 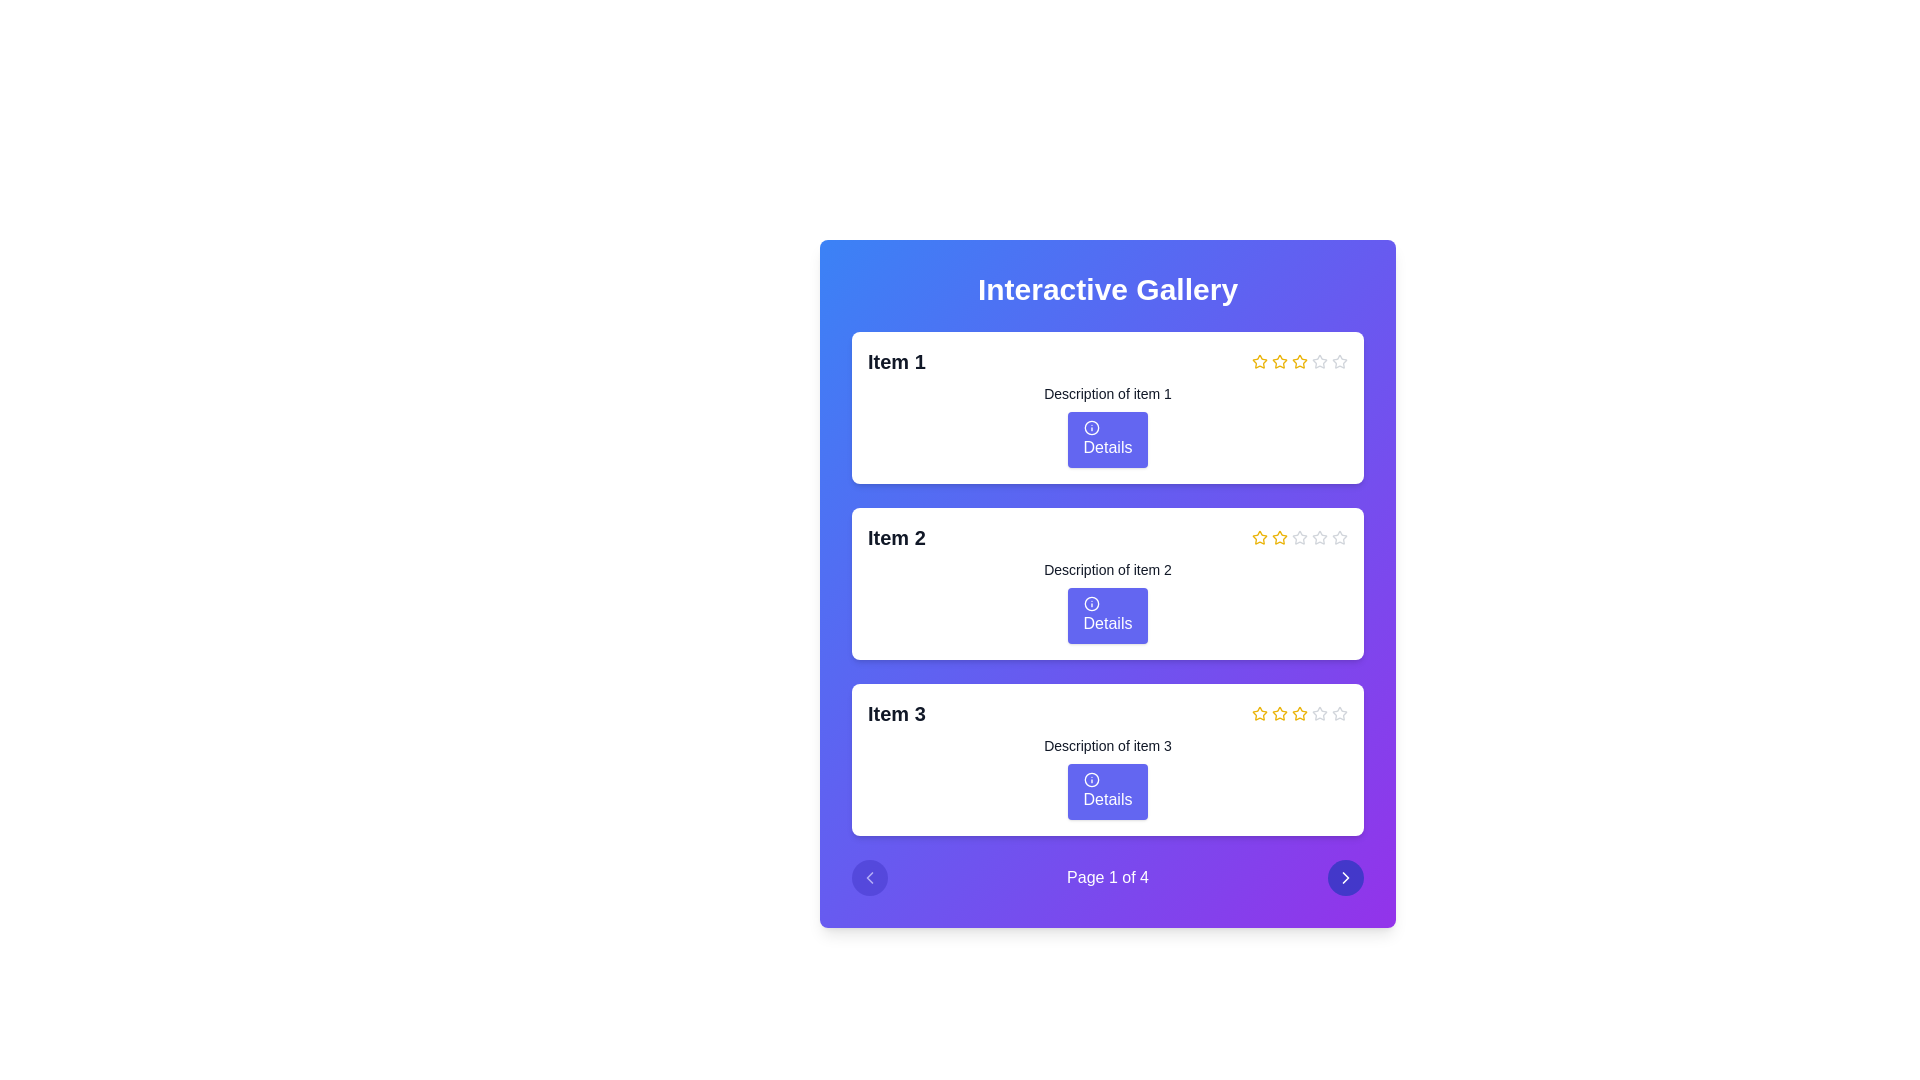 I want to click on the 'Details' button which contains the information icon for the first item in the list, so click(x=1090, y=427).